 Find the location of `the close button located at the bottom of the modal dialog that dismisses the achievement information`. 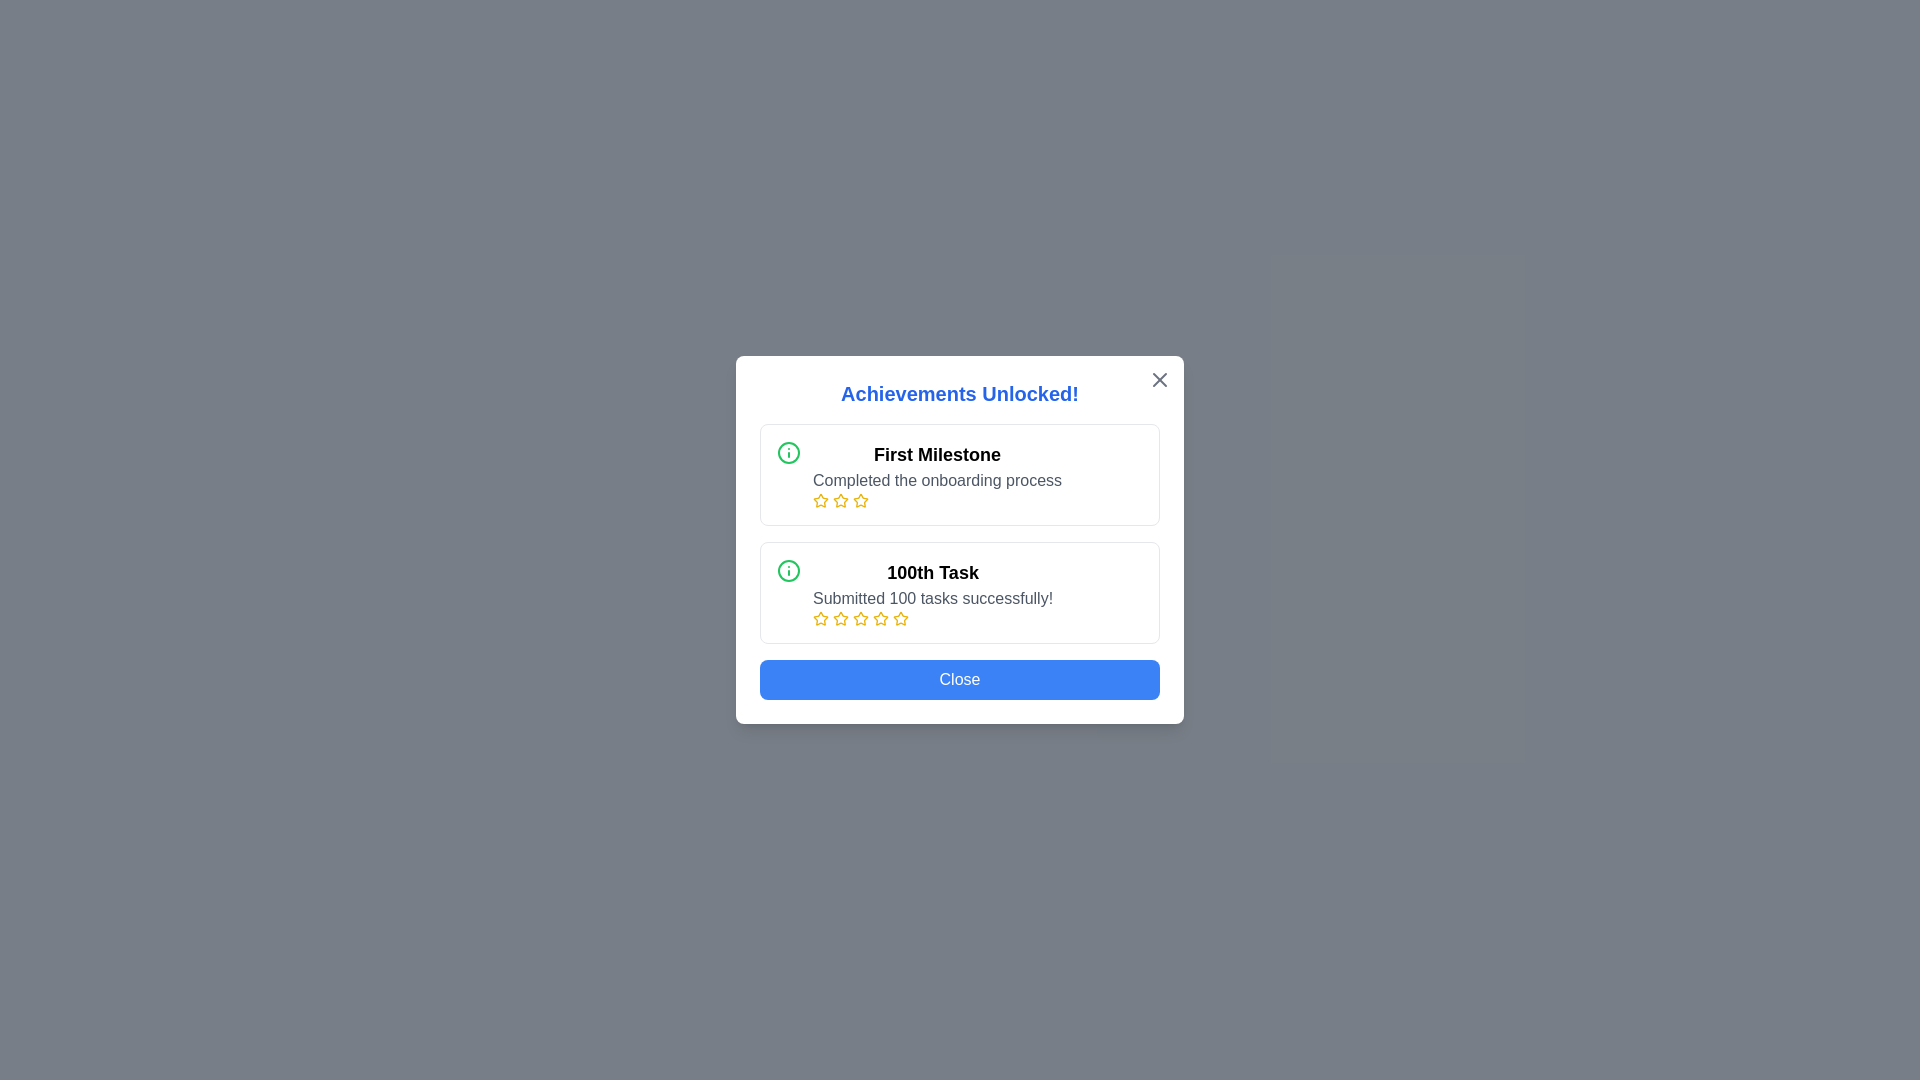

the close button located at the bottom of the modal dialog that dismisses the achievement information is located at coordinates (960, 678).